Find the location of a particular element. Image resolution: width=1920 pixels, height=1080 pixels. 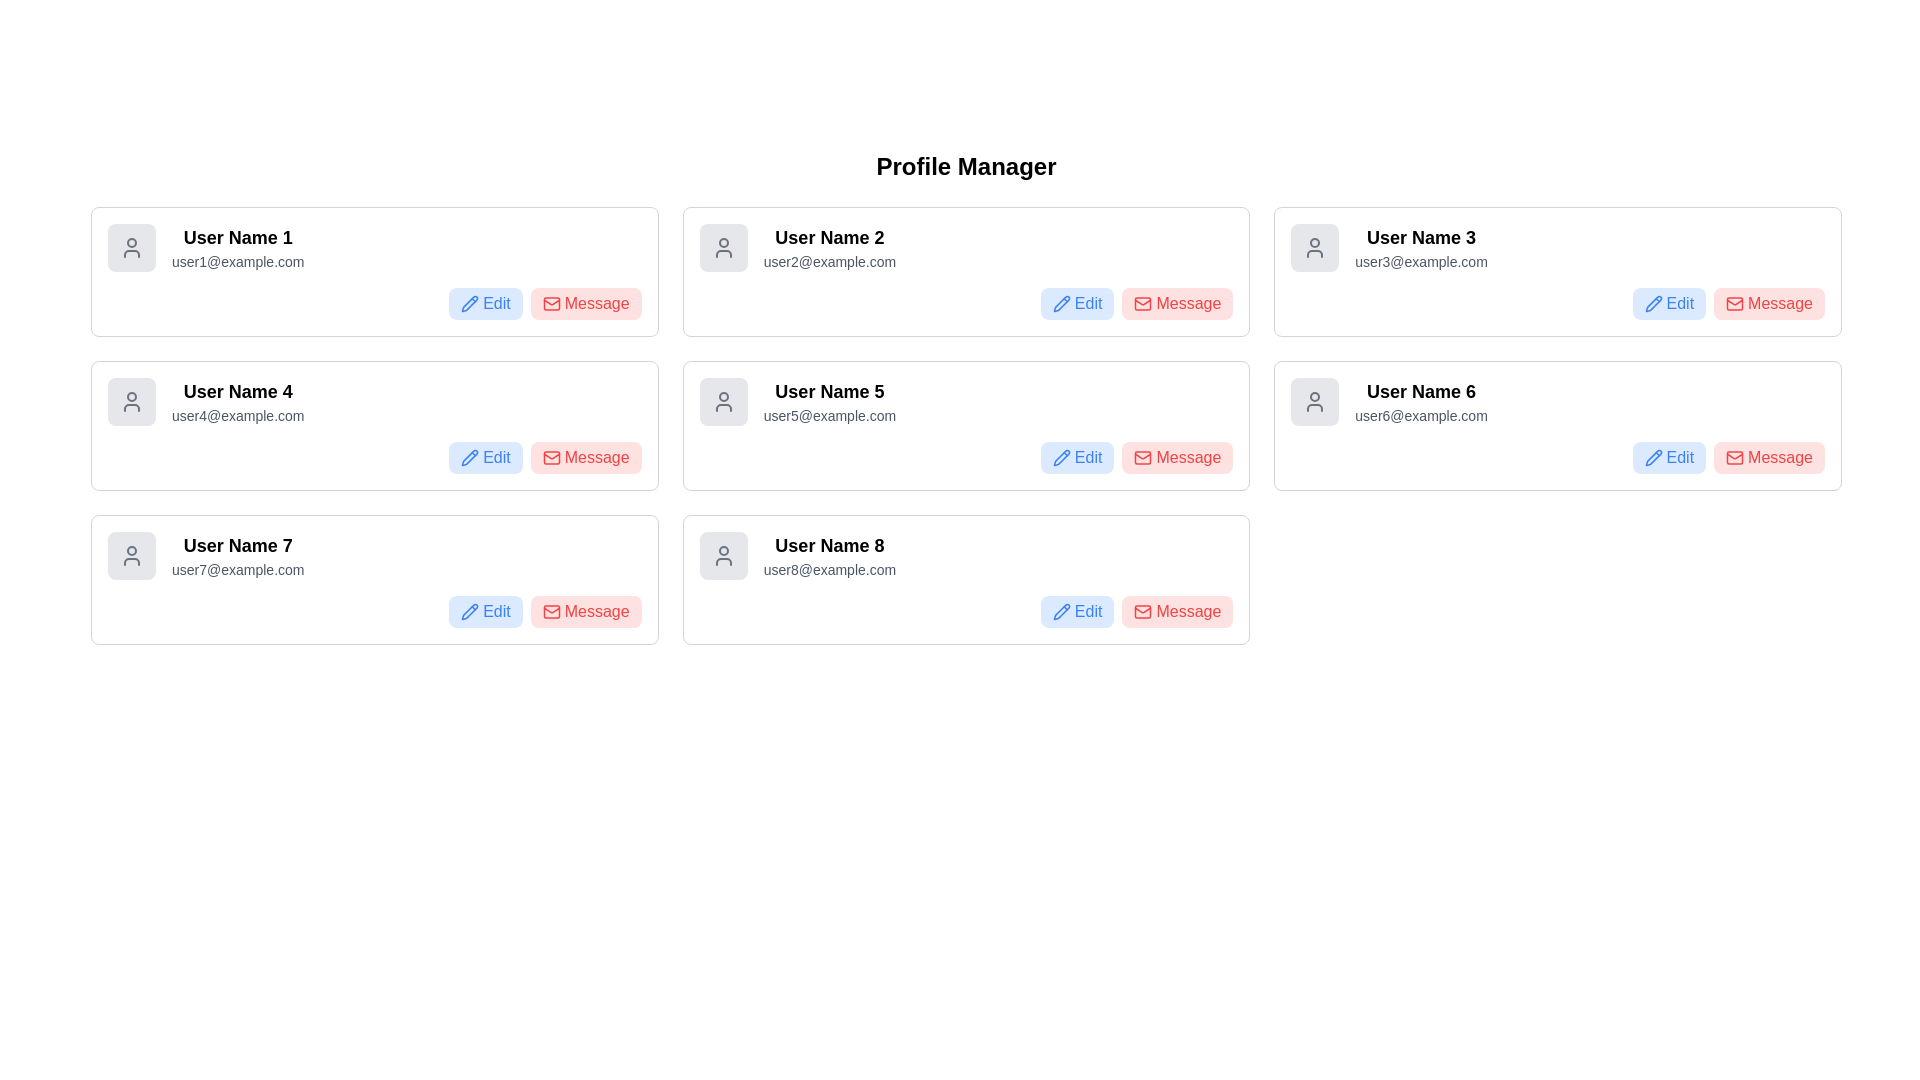

the messaging button label located to the right of the 'Edit' button in the user profile card for 'User Name 2' to initiate messaging is located at coordinates (1188, 304).